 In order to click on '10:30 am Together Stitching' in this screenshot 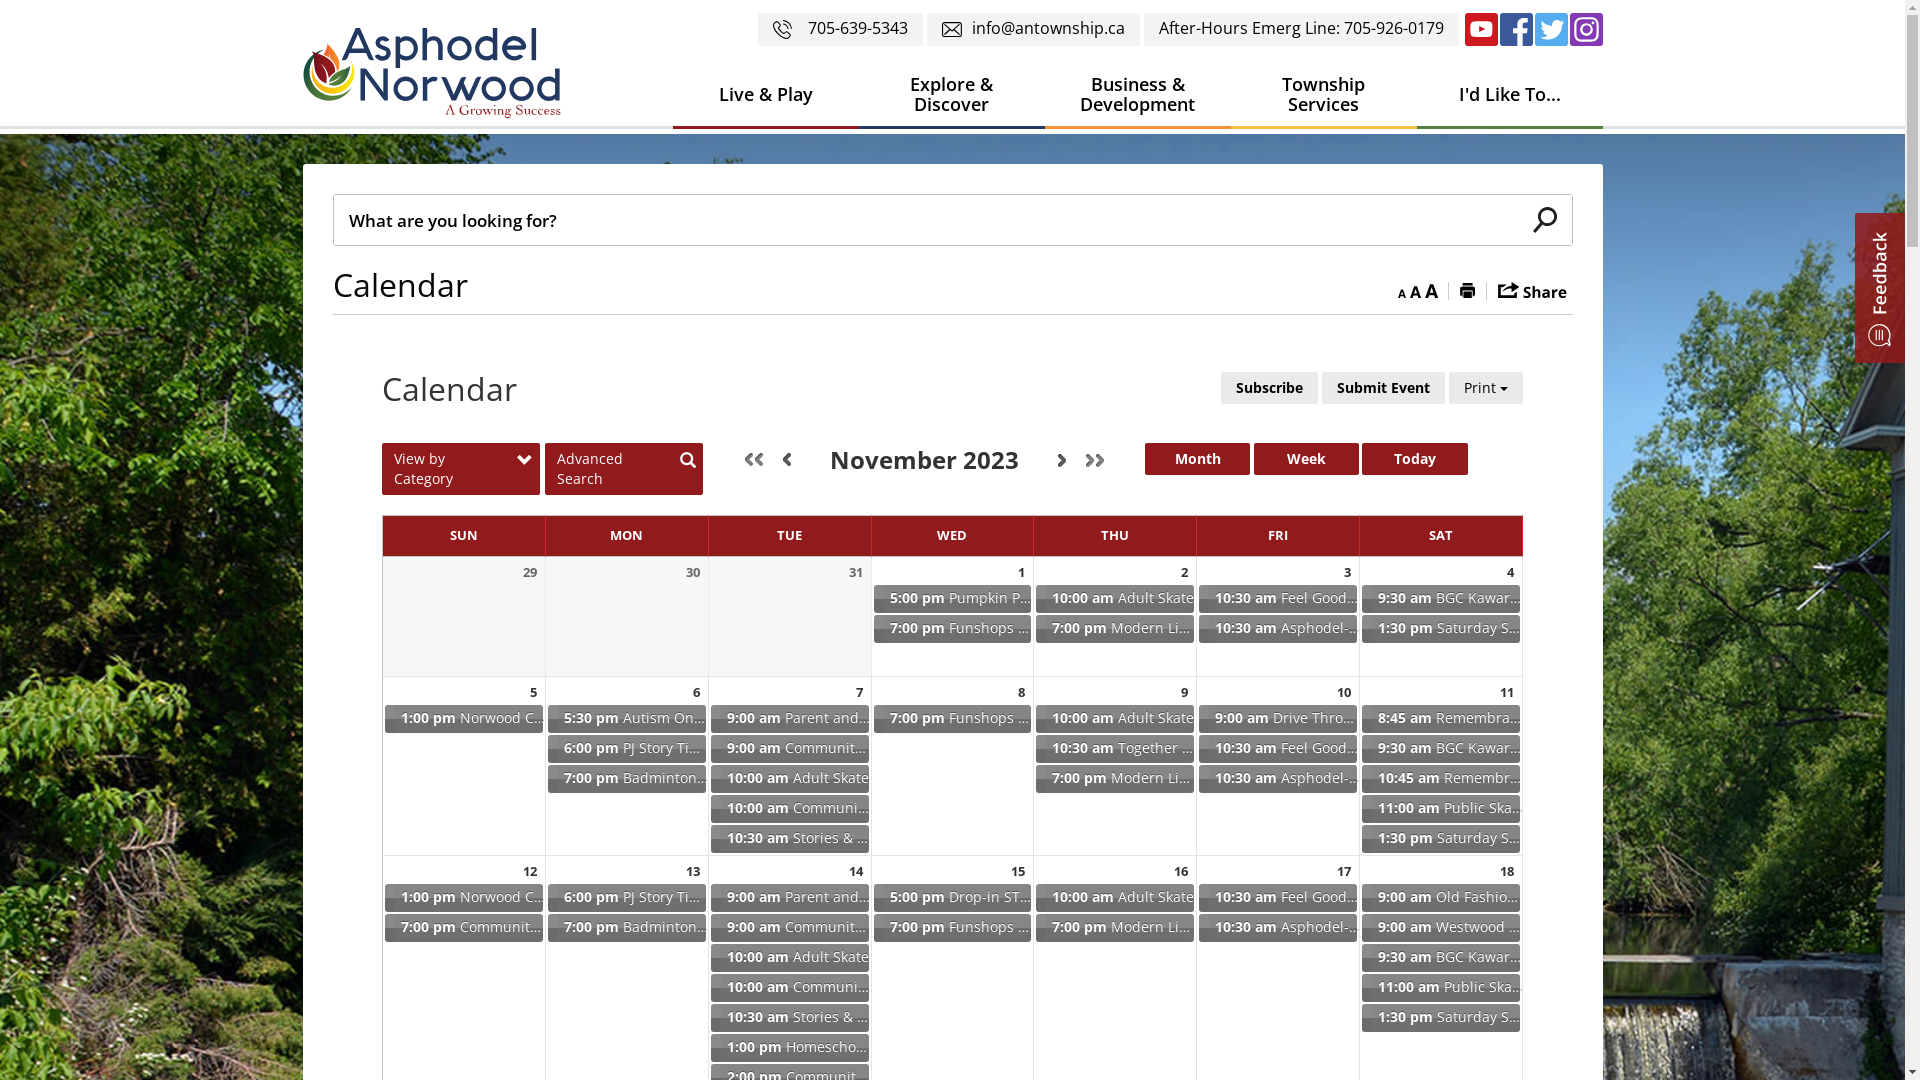, I will do `click(1113, 748)`.